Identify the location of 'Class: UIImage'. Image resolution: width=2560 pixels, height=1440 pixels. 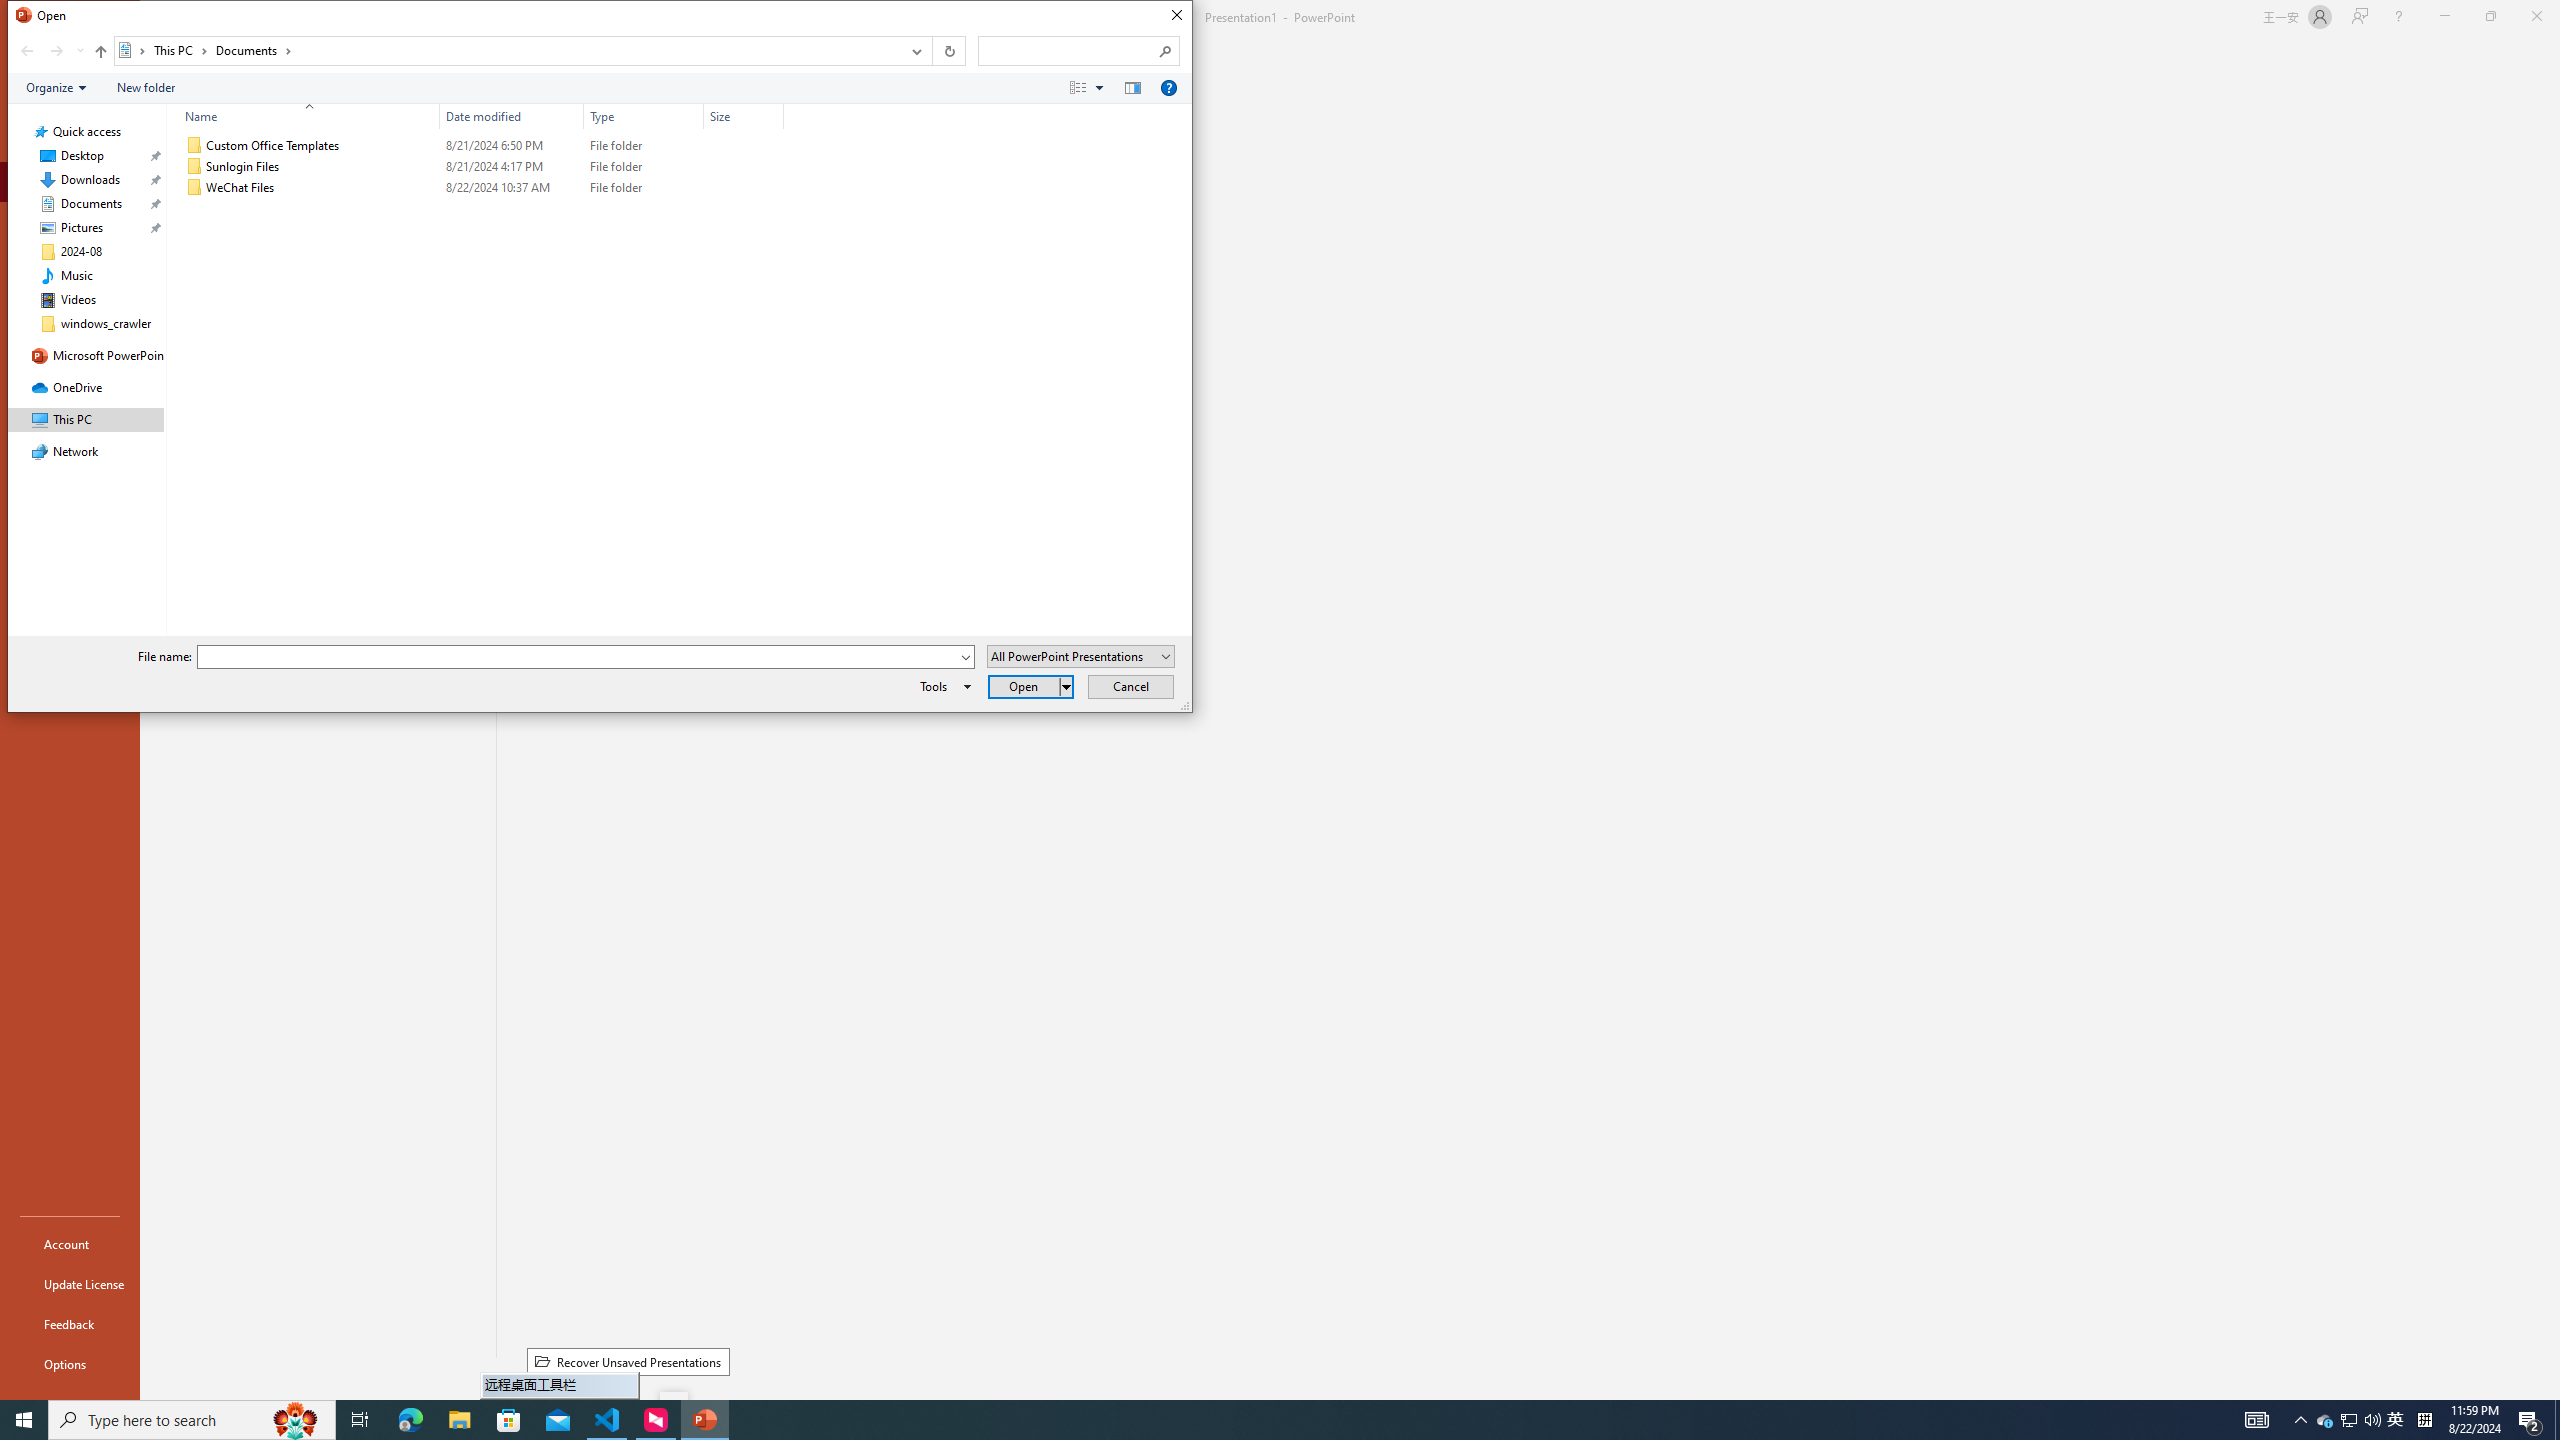
(195, 187).